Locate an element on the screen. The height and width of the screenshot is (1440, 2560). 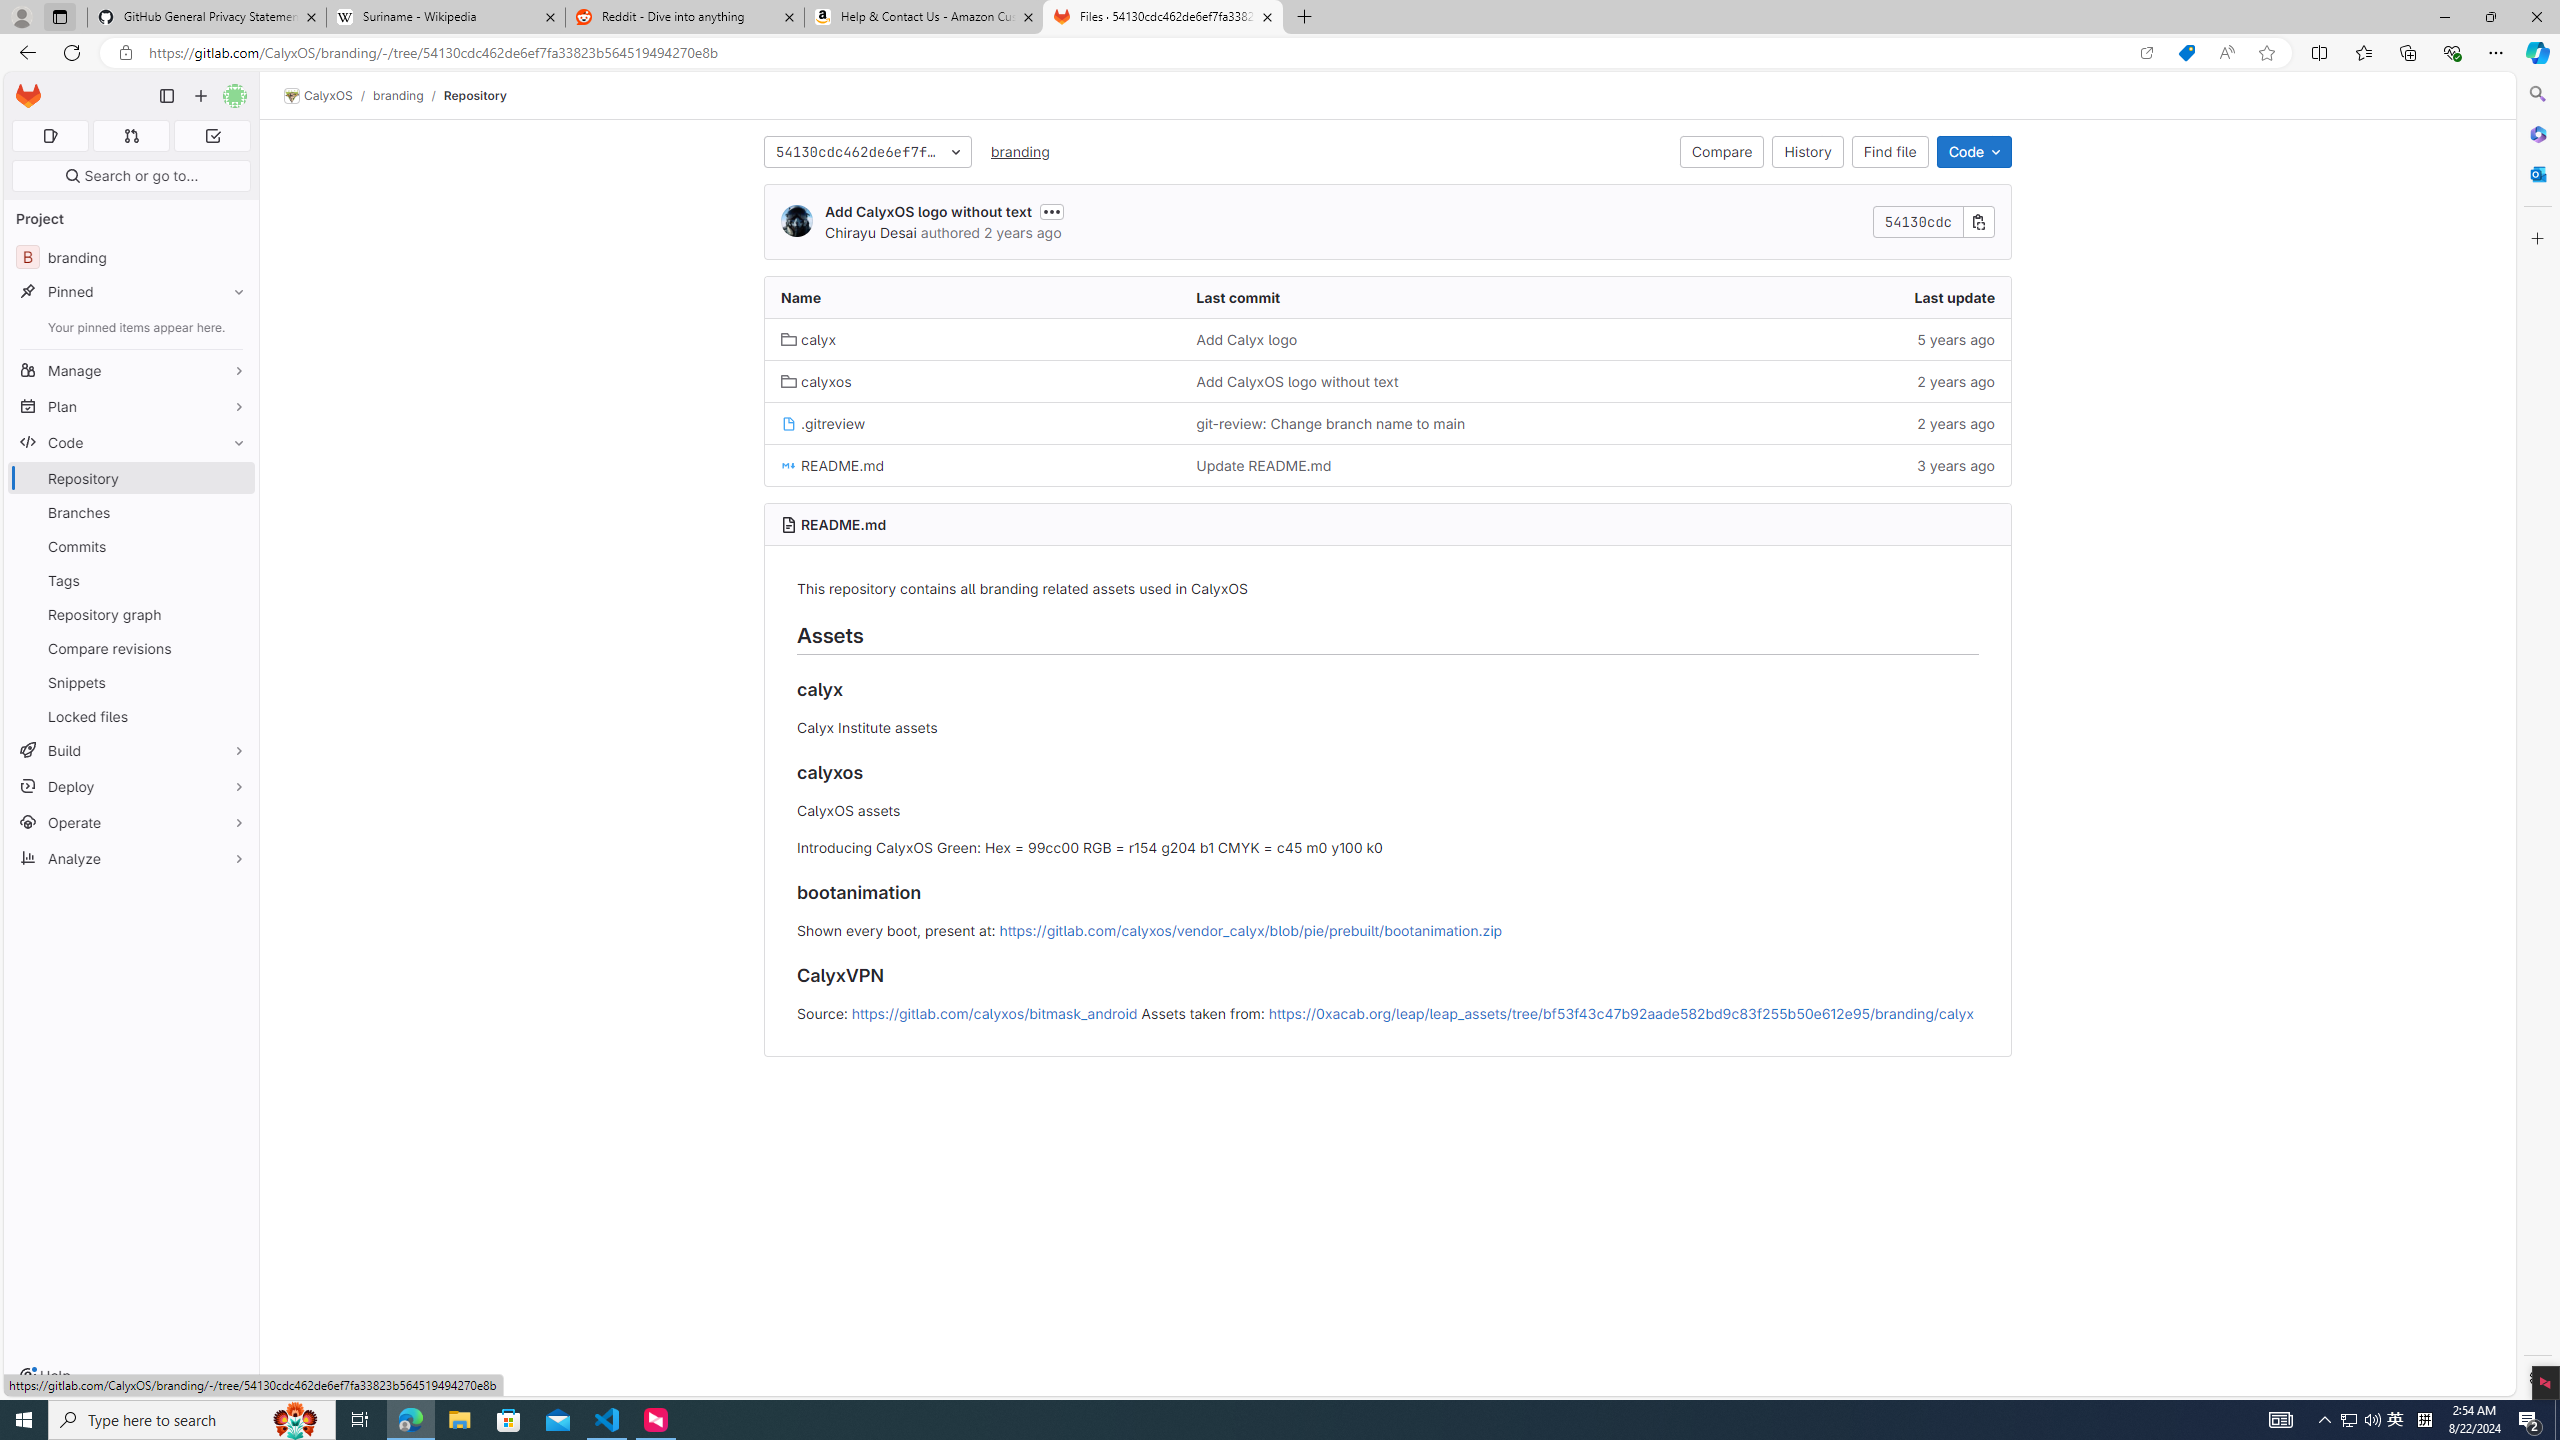
'Commits' is located at coordinates (130, 545).